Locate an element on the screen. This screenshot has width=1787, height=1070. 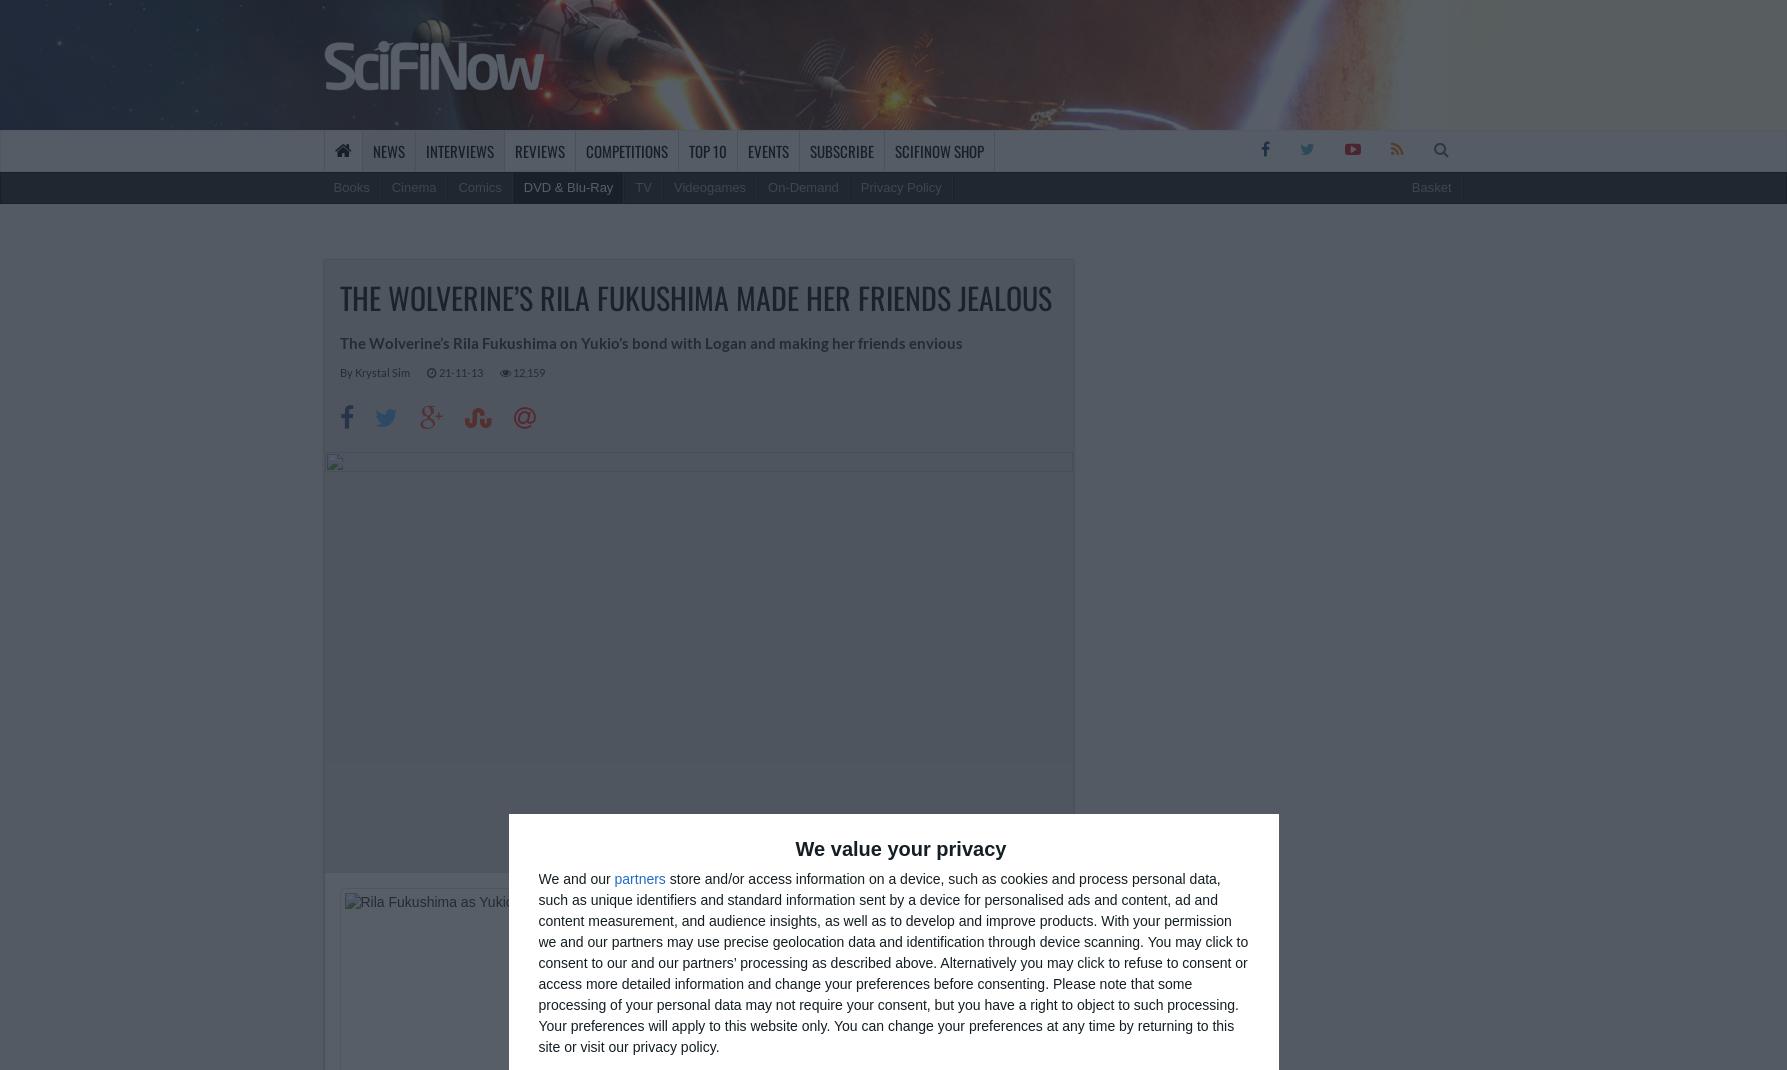
'Interviews' is located at coordinates (459, 150).